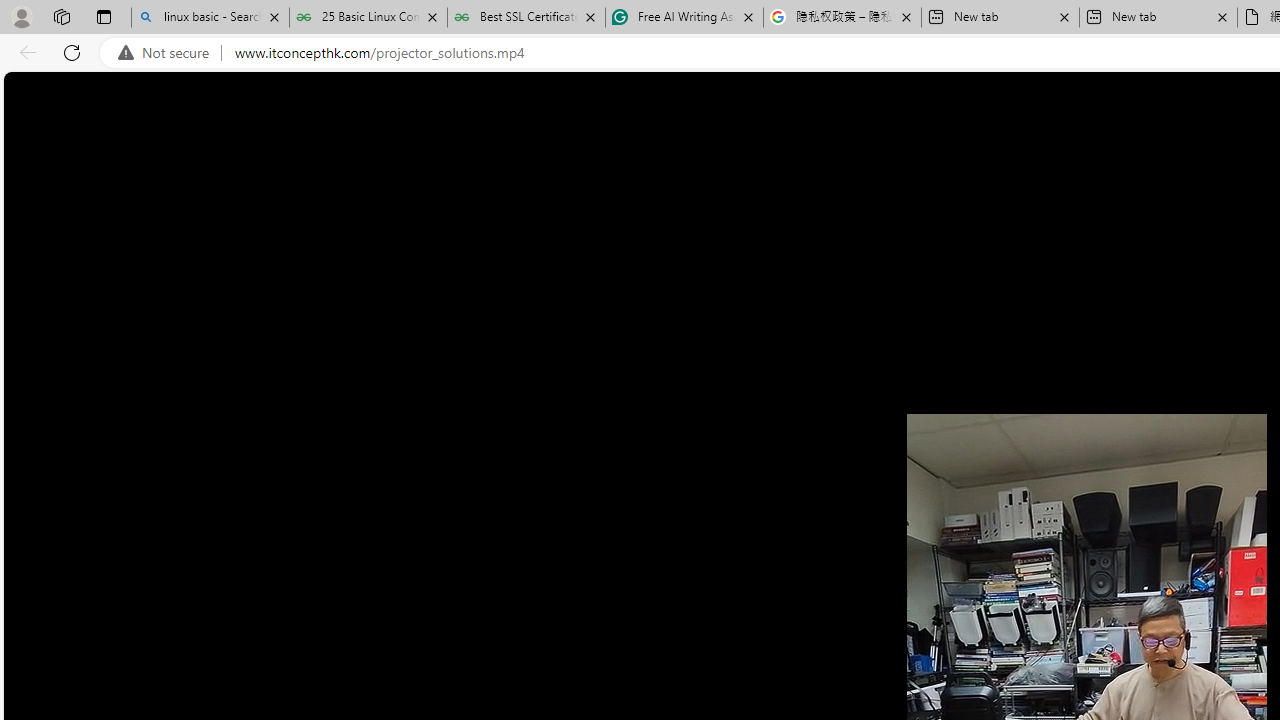  I want to click on 'Free AI Writing Assistance for Students | Grammarly', so click(684, 17).